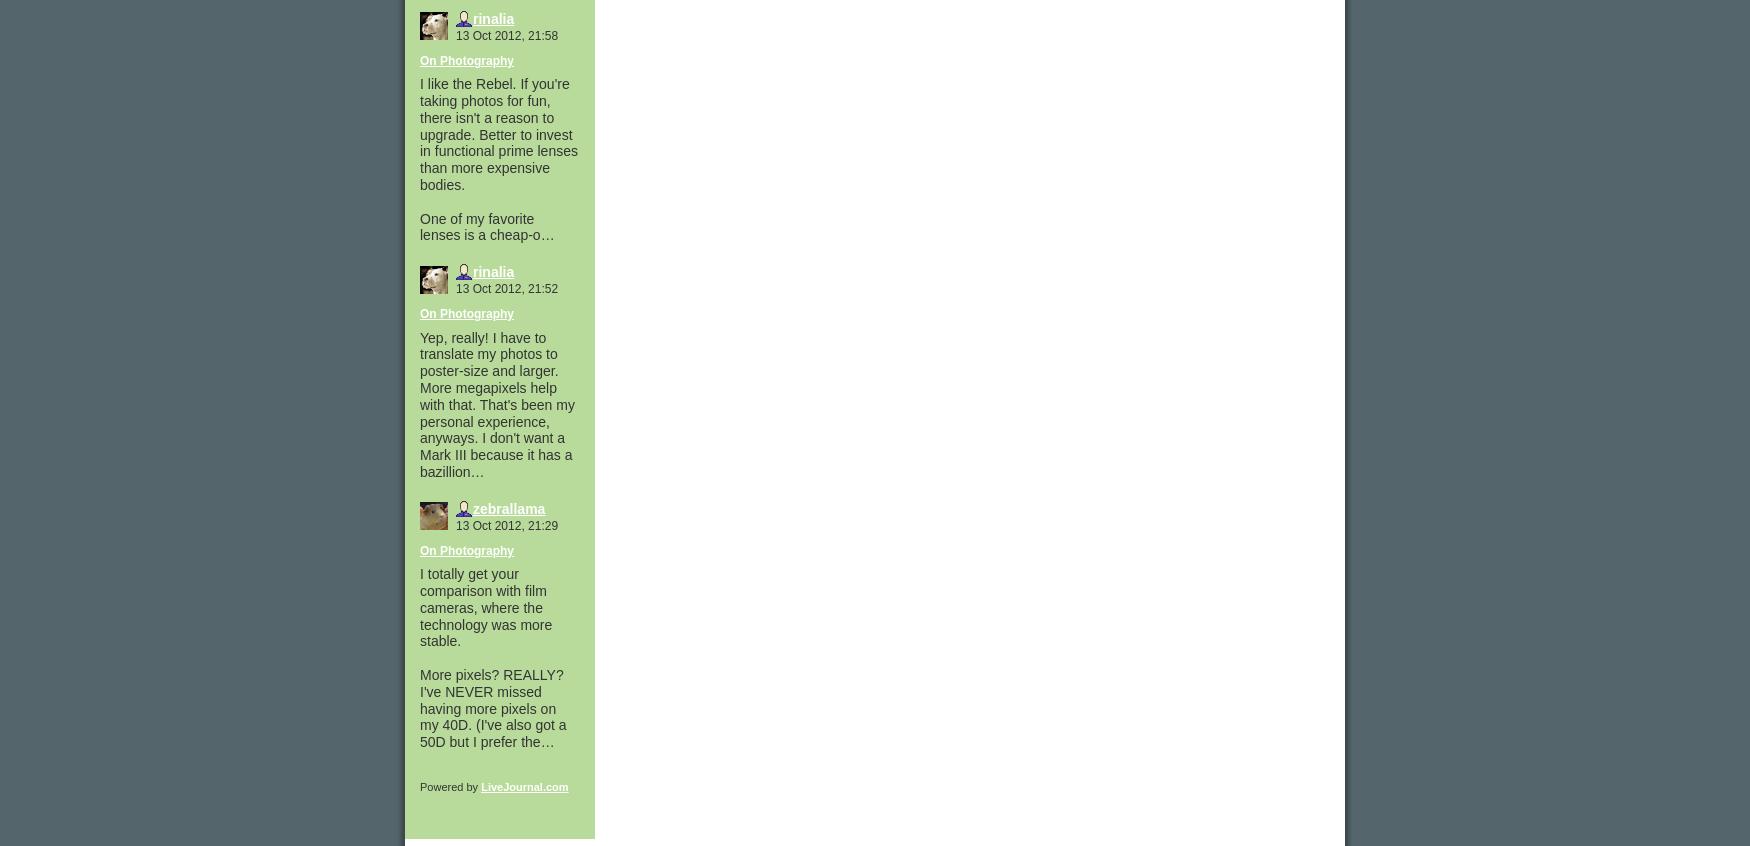 Image resolution: width=1750 pixels, height=846 pixels. What do you see at coordinates (485, 606) in the screenshot?
I see `'I totally get your comparison with film cameras, where the technology was more stable.'` at bounding box center [485, 606].